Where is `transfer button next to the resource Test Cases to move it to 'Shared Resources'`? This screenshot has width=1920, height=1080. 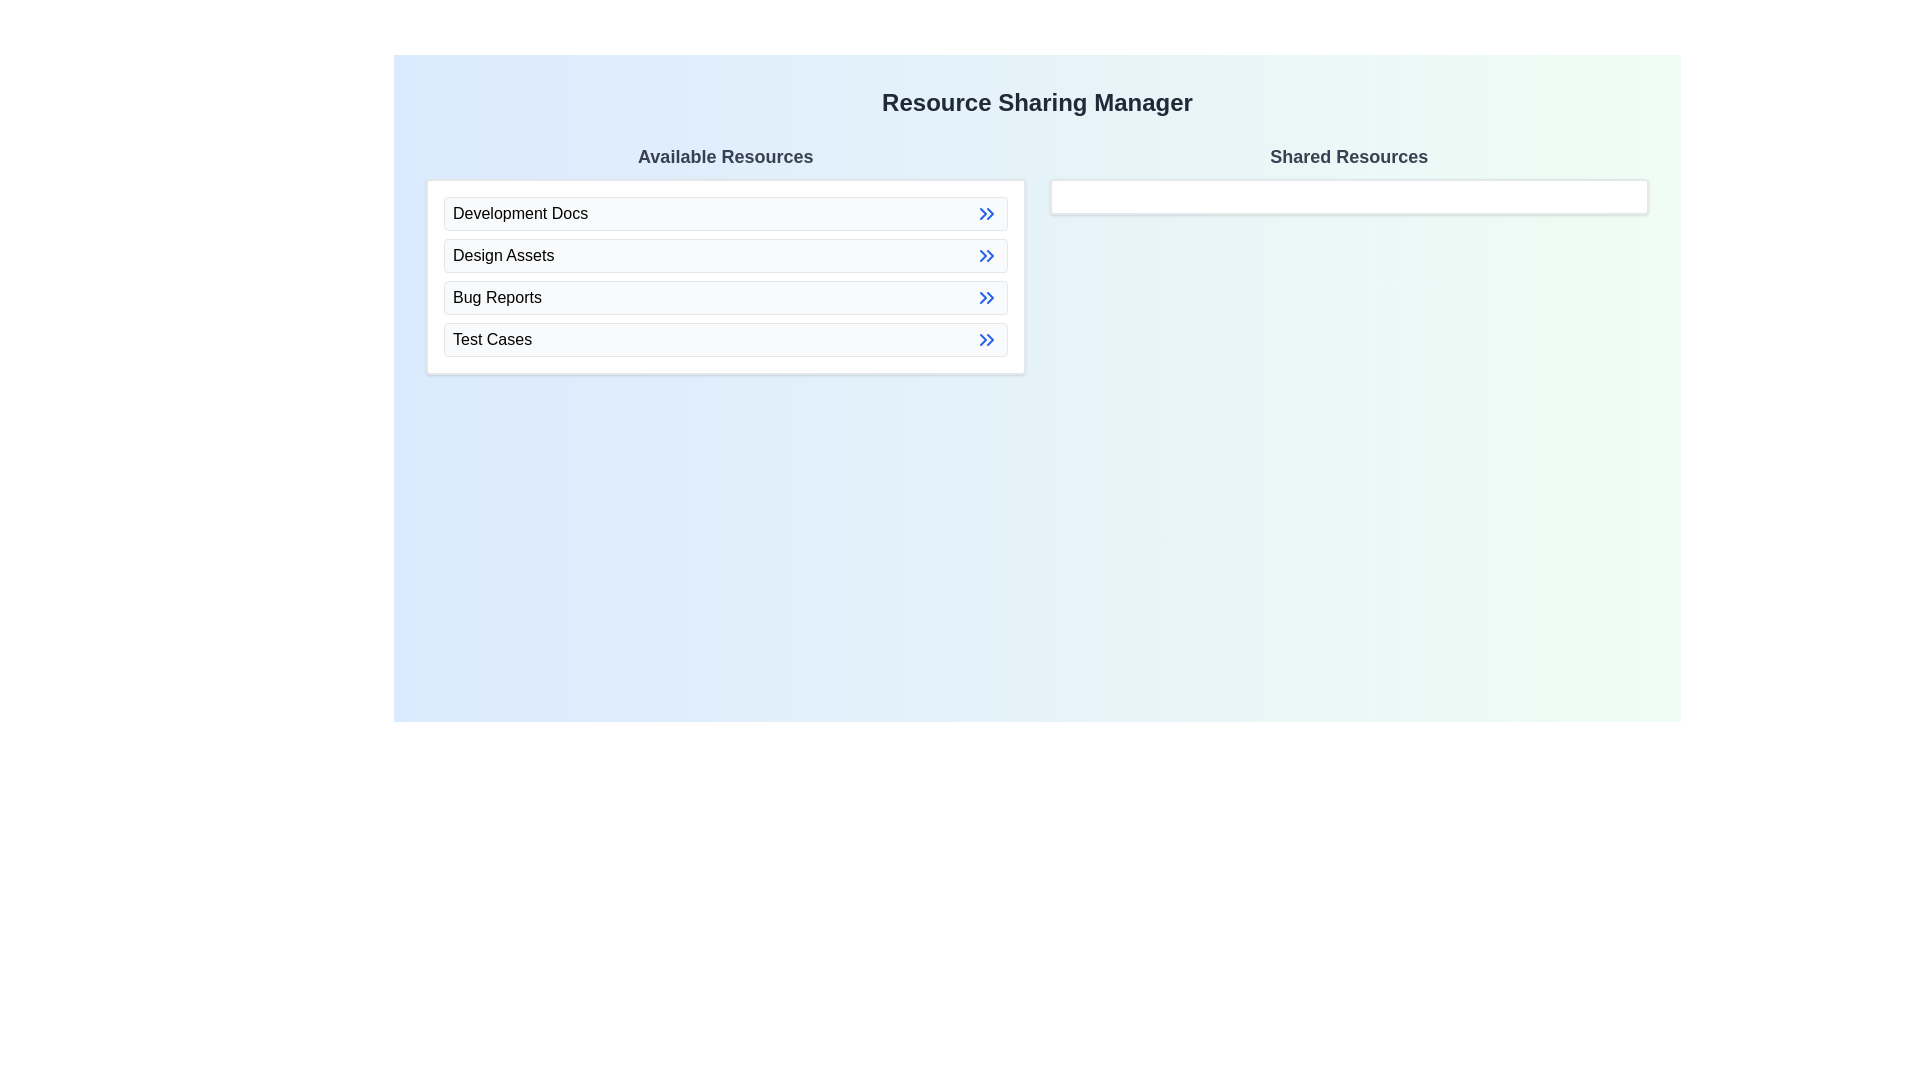
transfer button next to the resource Test Cases to move it to 'Shared Resources' is located at coordinates (986, 338).